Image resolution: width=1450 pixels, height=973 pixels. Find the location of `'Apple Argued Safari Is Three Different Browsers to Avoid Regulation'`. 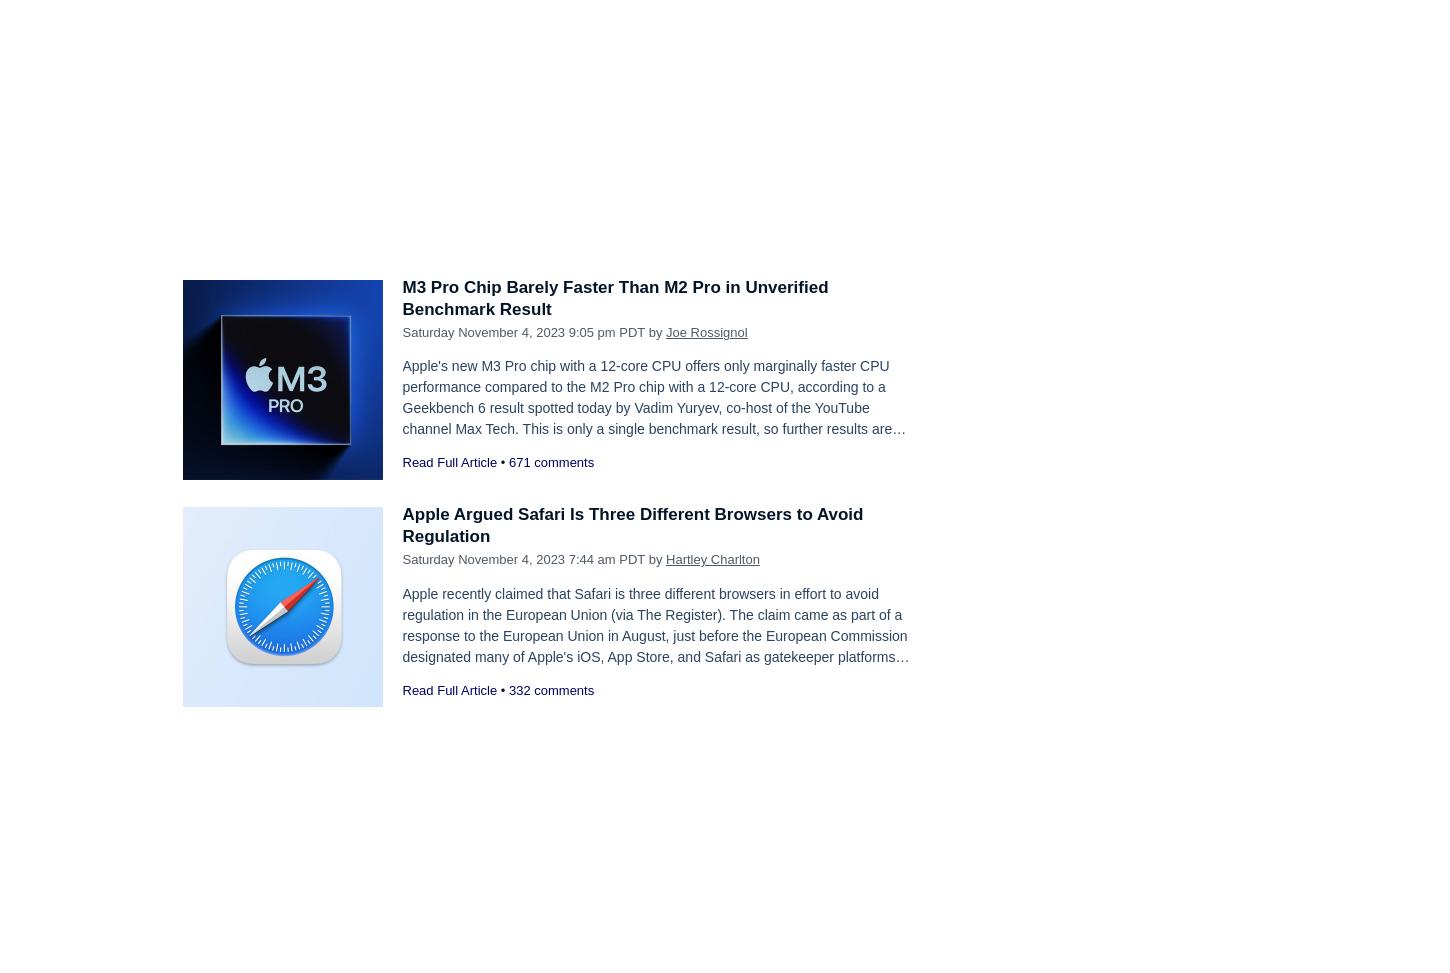

'Apple Argued Safari Is Three Different Browsers to Avoid Regulation' is located at coordinates (631, 524).